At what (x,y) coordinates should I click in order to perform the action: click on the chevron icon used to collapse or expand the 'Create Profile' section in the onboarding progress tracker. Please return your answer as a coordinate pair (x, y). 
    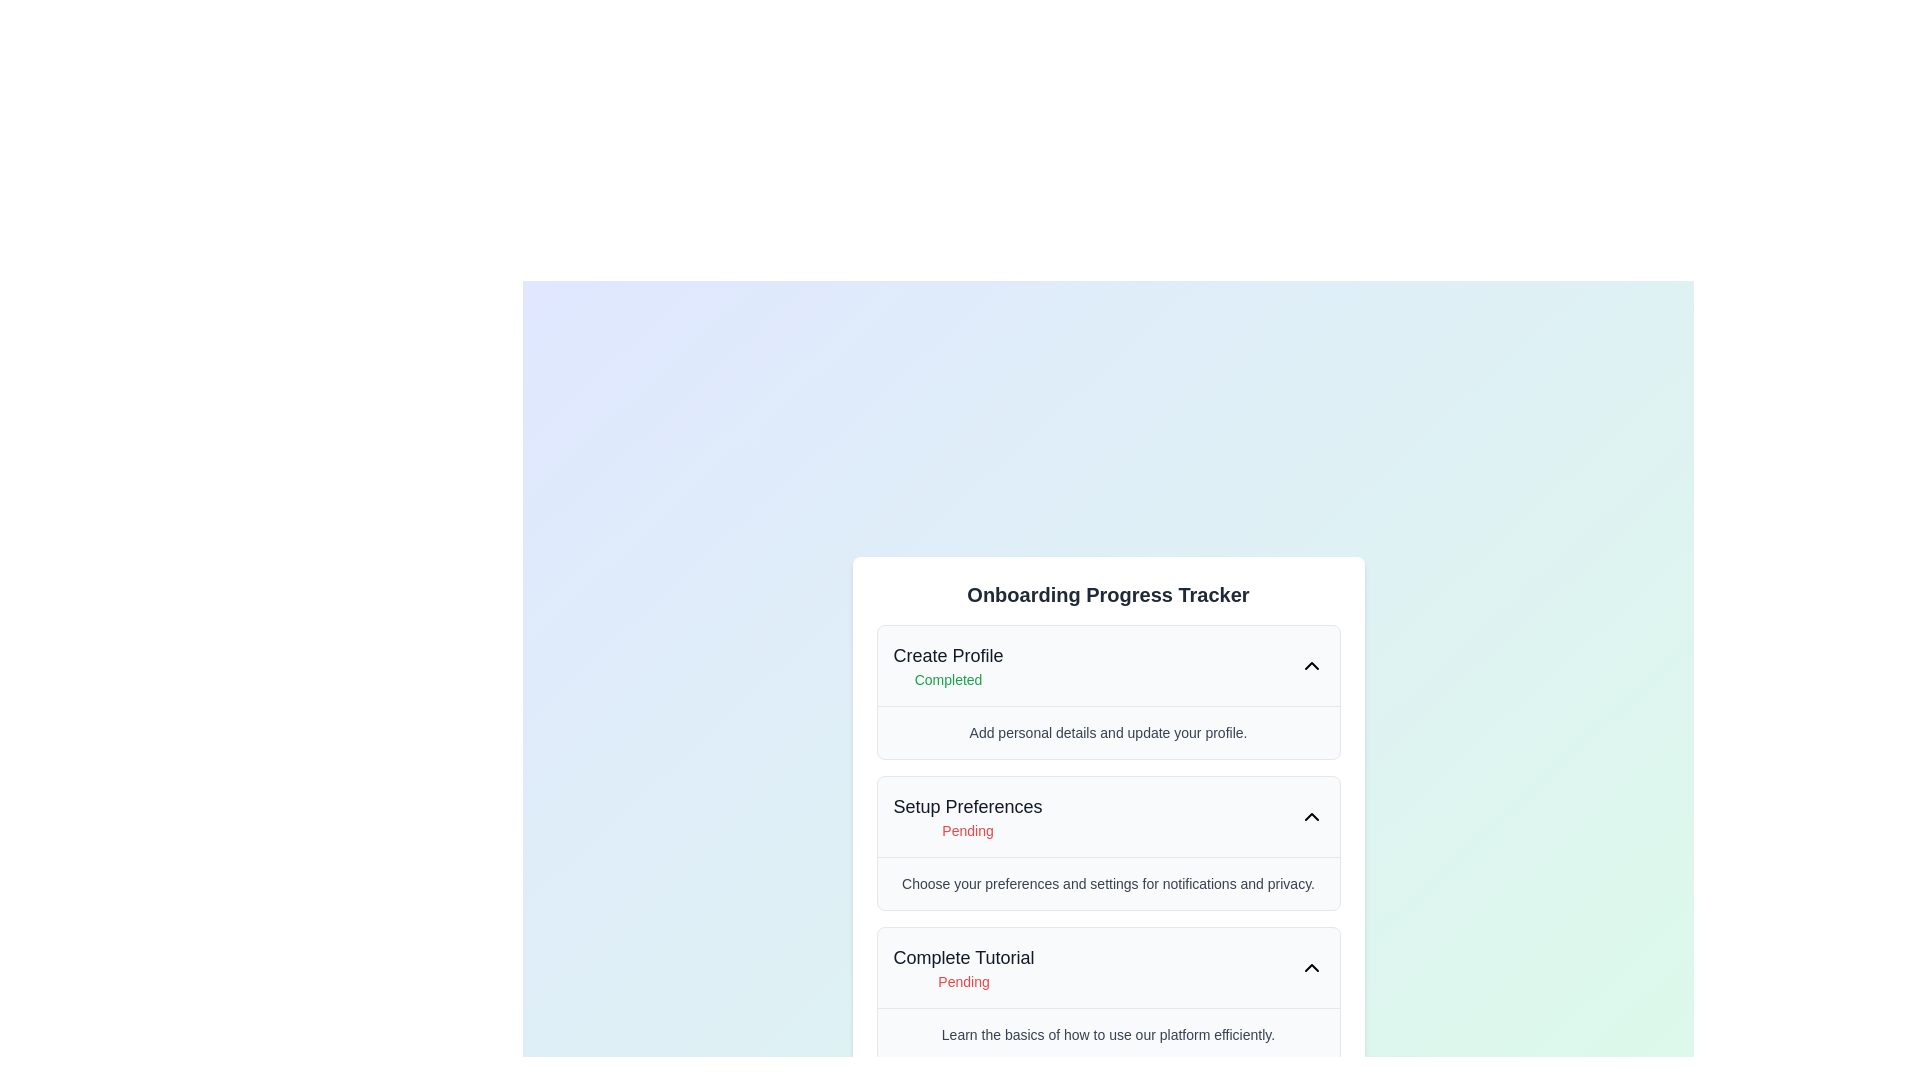
    Looking at the image, I should click on (1311, 665).